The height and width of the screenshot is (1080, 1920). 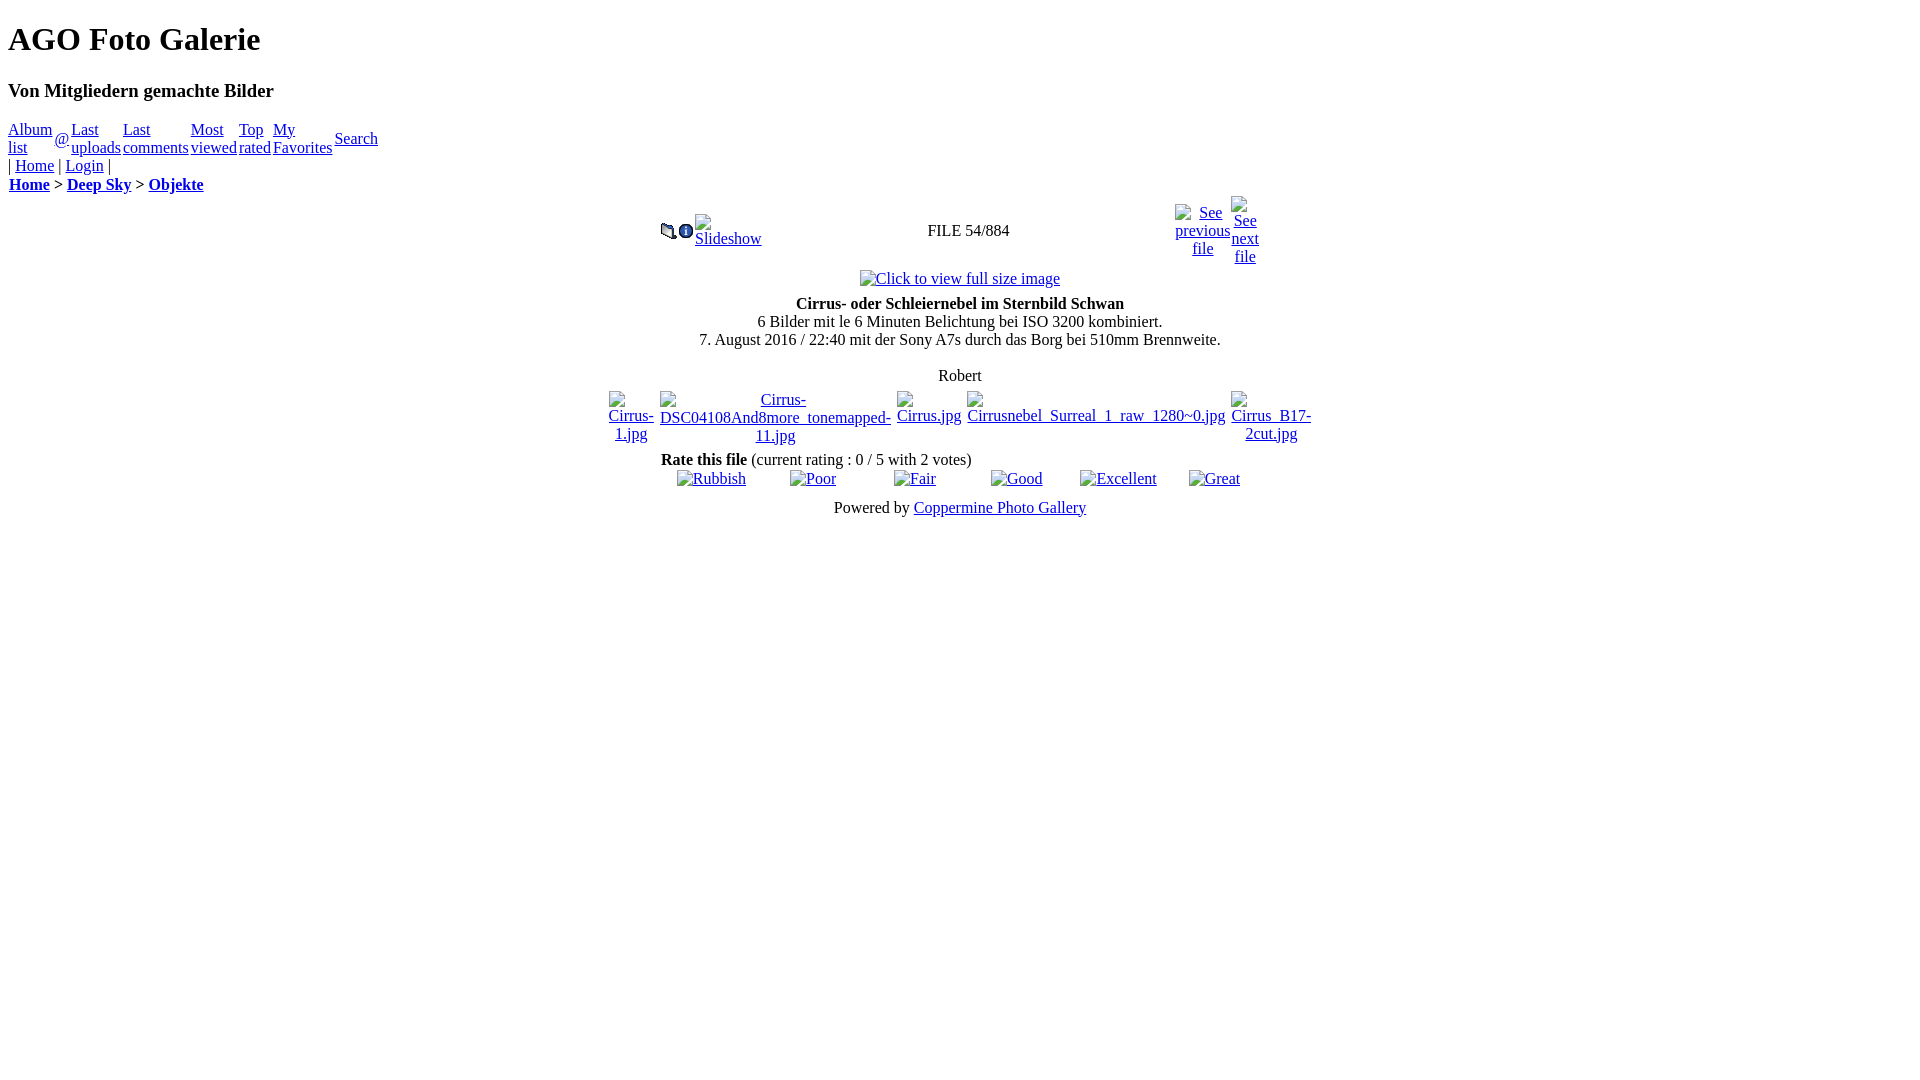 What do you see at coordinates (676, 478) in the screenshot?
I see `'Rubbish'` at bounding box center [676, 478].